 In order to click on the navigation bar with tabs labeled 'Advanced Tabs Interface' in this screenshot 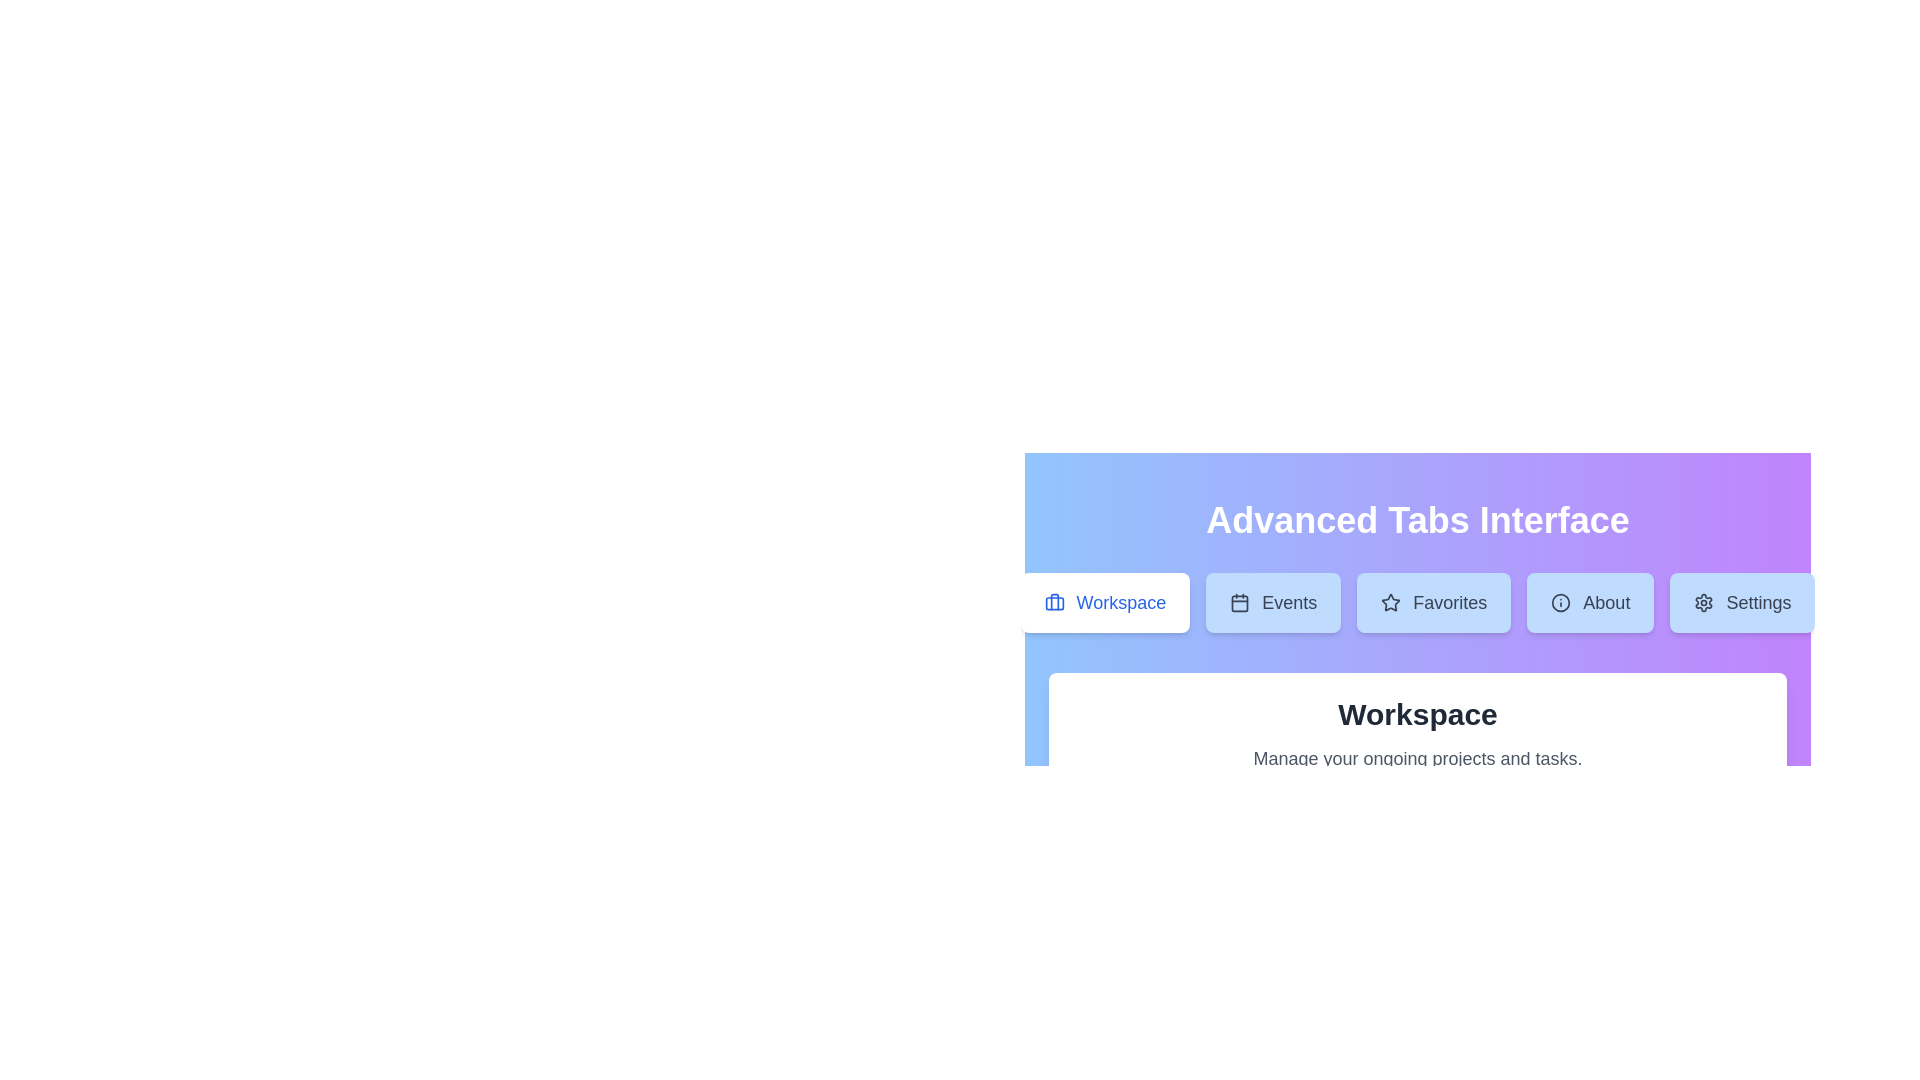, I will do `click(1416, 596)`.